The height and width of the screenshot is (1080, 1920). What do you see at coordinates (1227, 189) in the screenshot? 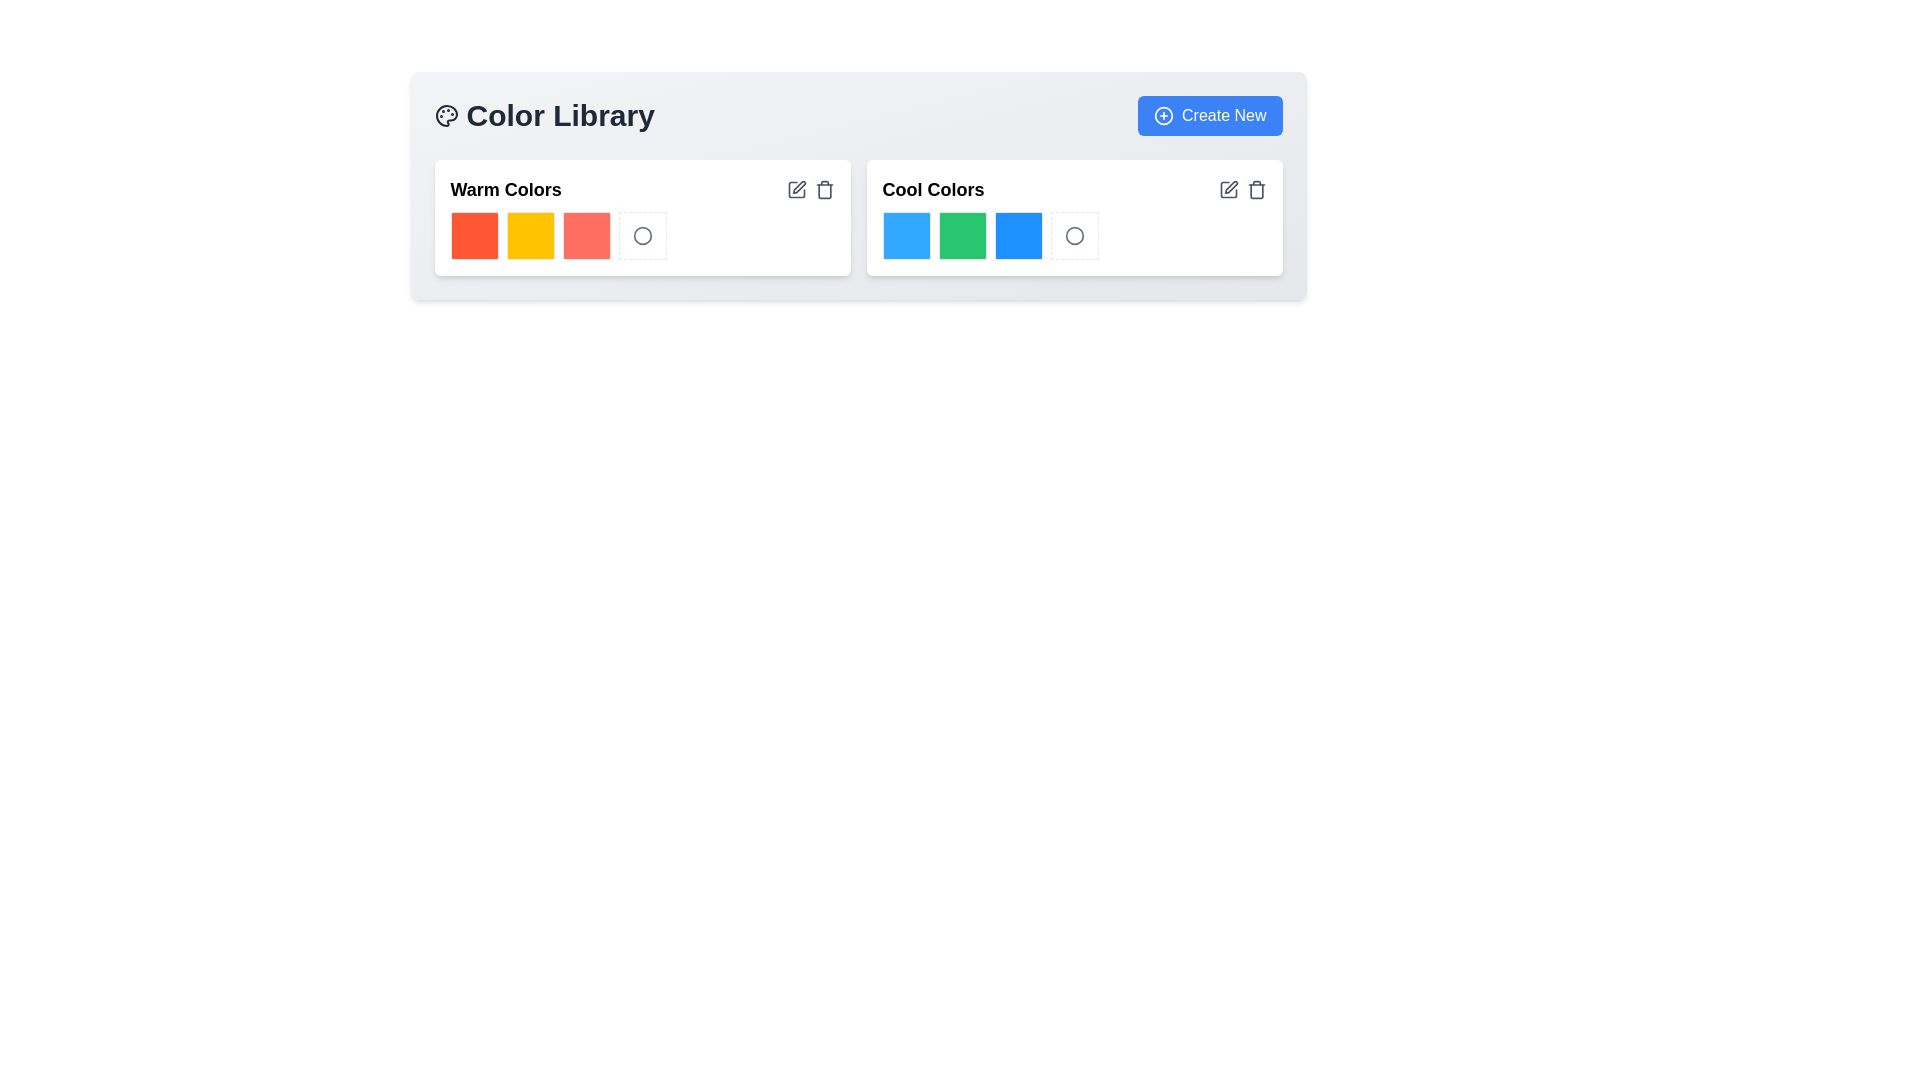
I see `the edit button for the 'Cool Colors' category, located at the top-right corner of its section` at bounding box center [1227, 189].